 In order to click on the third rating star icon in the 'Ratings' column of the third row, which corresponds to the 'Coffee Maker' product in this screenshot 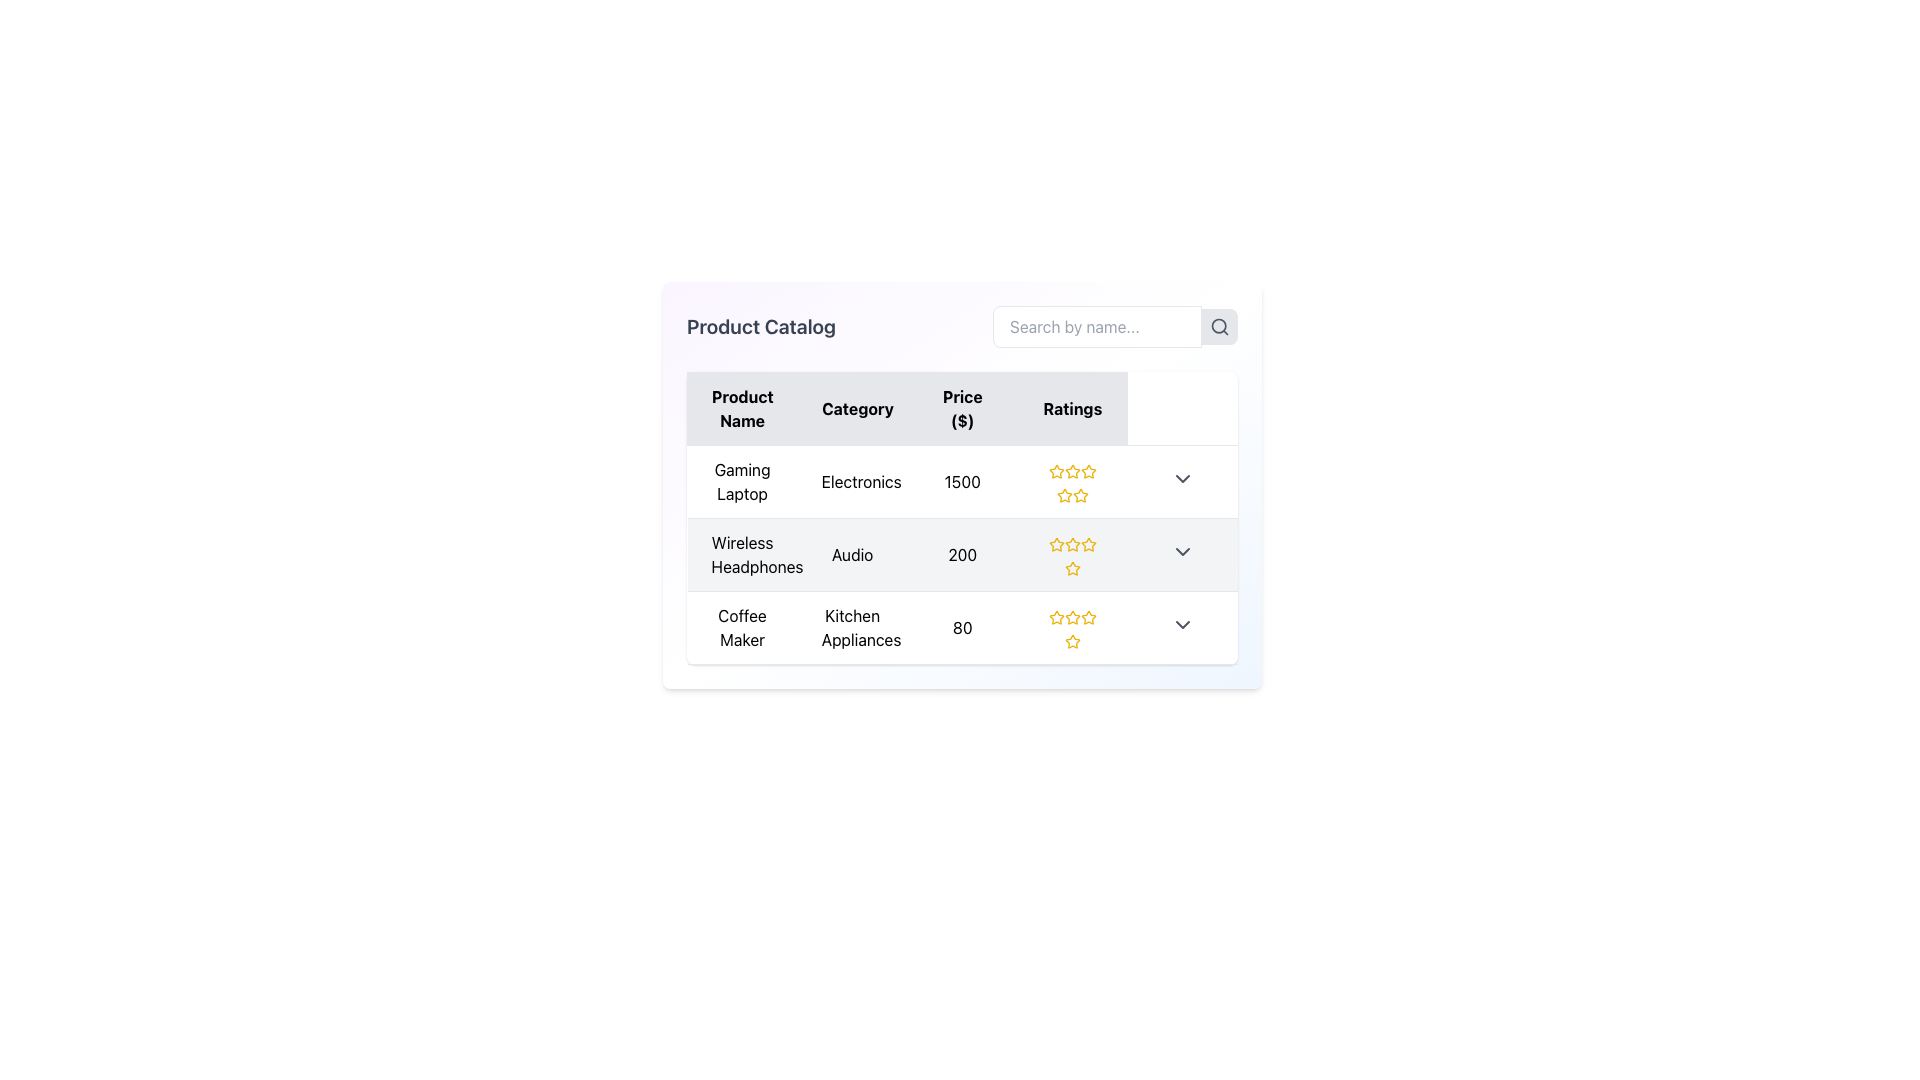, I will do `click(1071, 616)`.